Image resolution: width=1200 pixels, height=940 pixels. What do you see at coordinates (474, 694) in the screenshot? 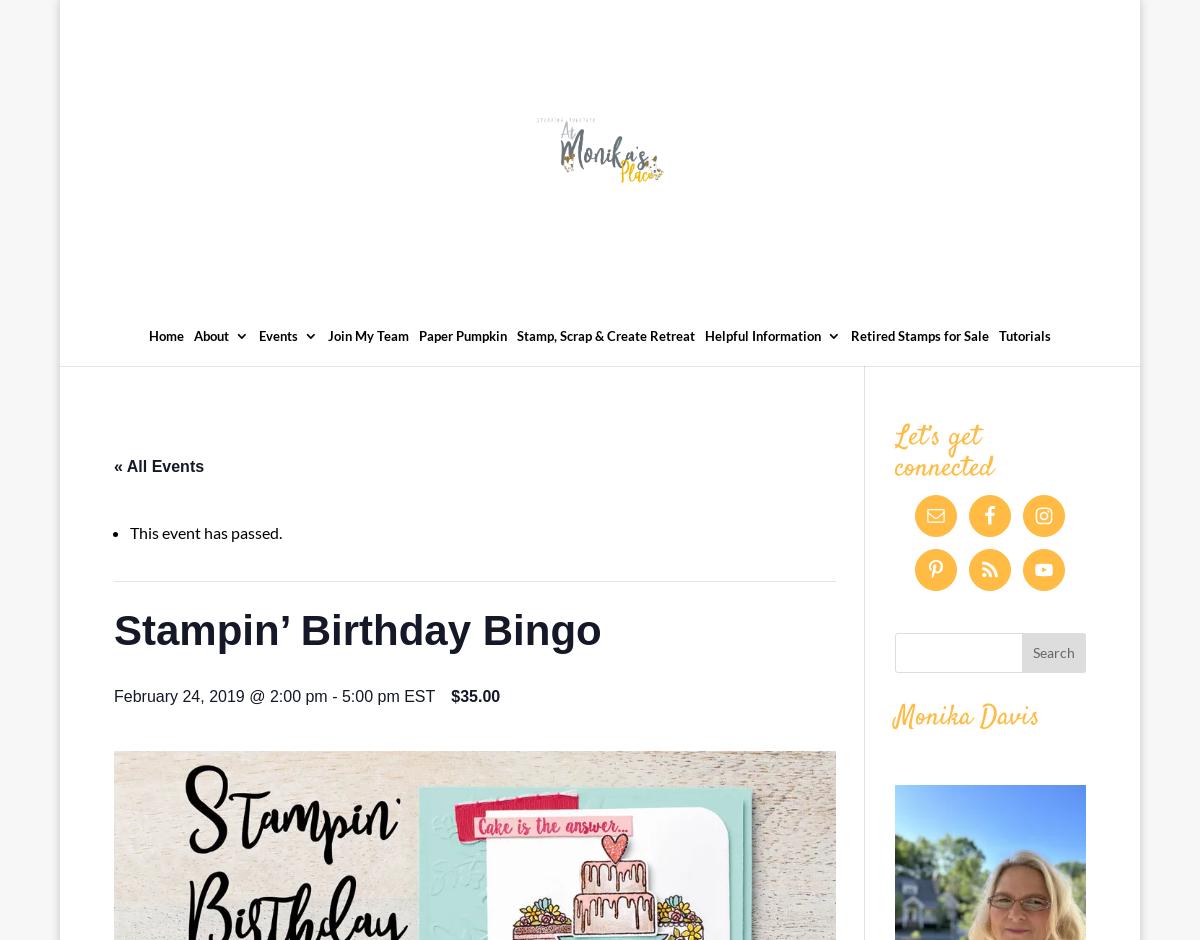
I see `'$35.00'` at bounding box center [474, 694].